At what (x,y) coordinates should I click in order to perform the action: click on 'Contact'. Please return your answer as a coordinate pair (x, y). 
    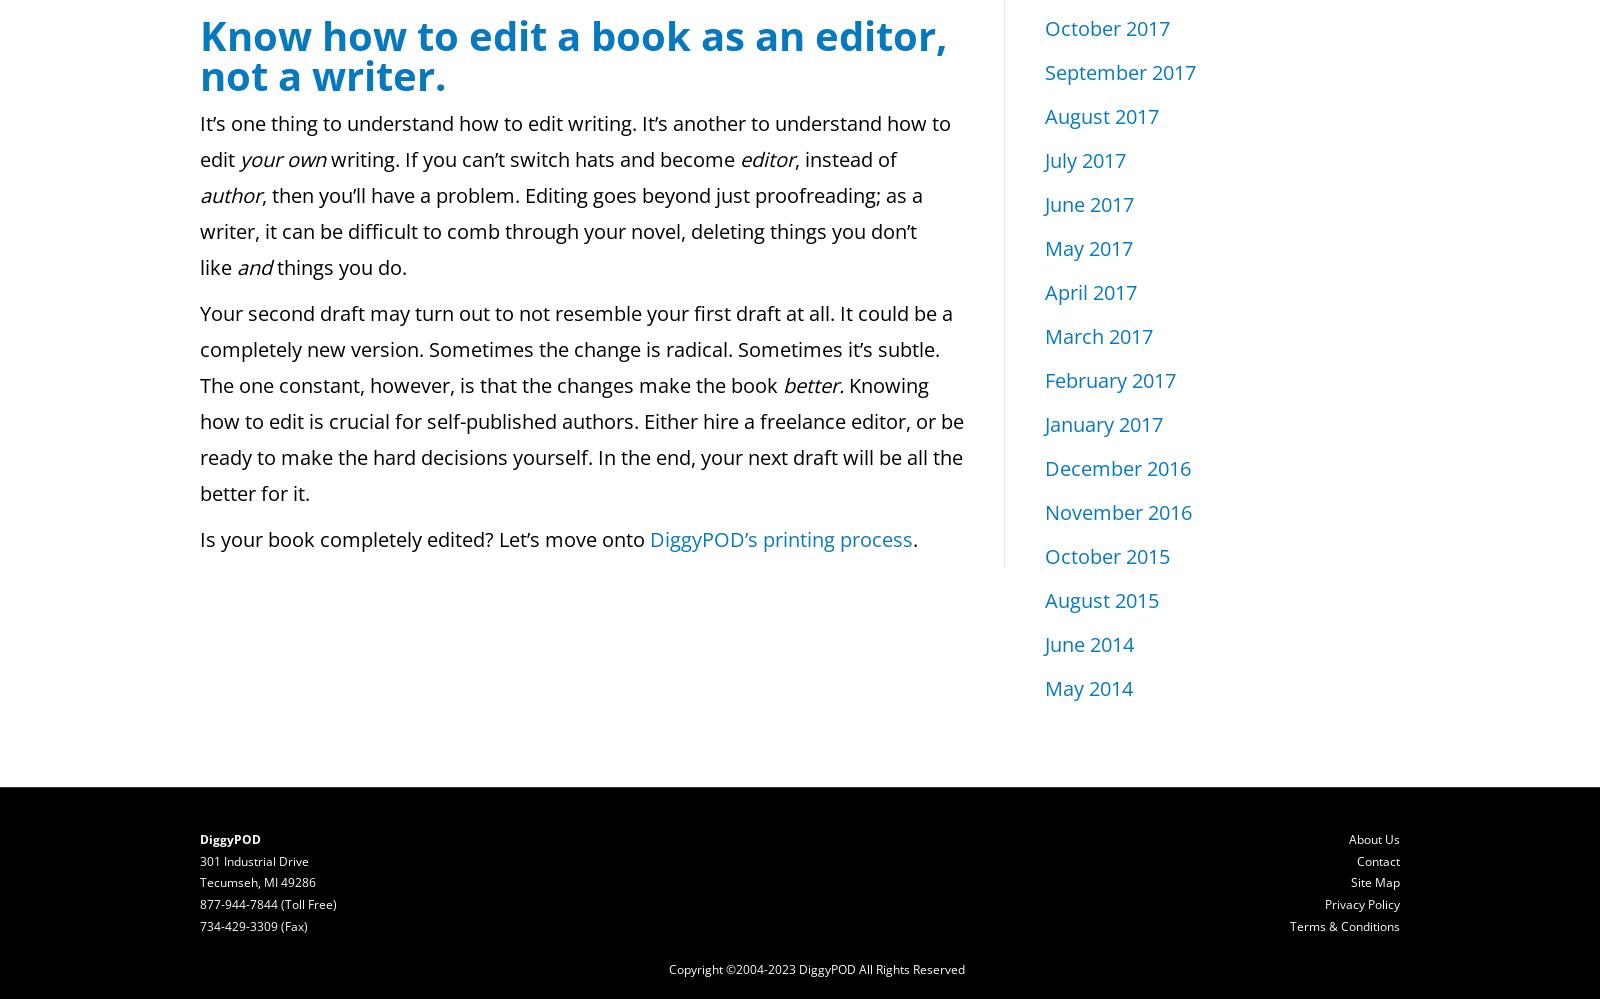
    Looking at the image, I should click on (1377, 859).